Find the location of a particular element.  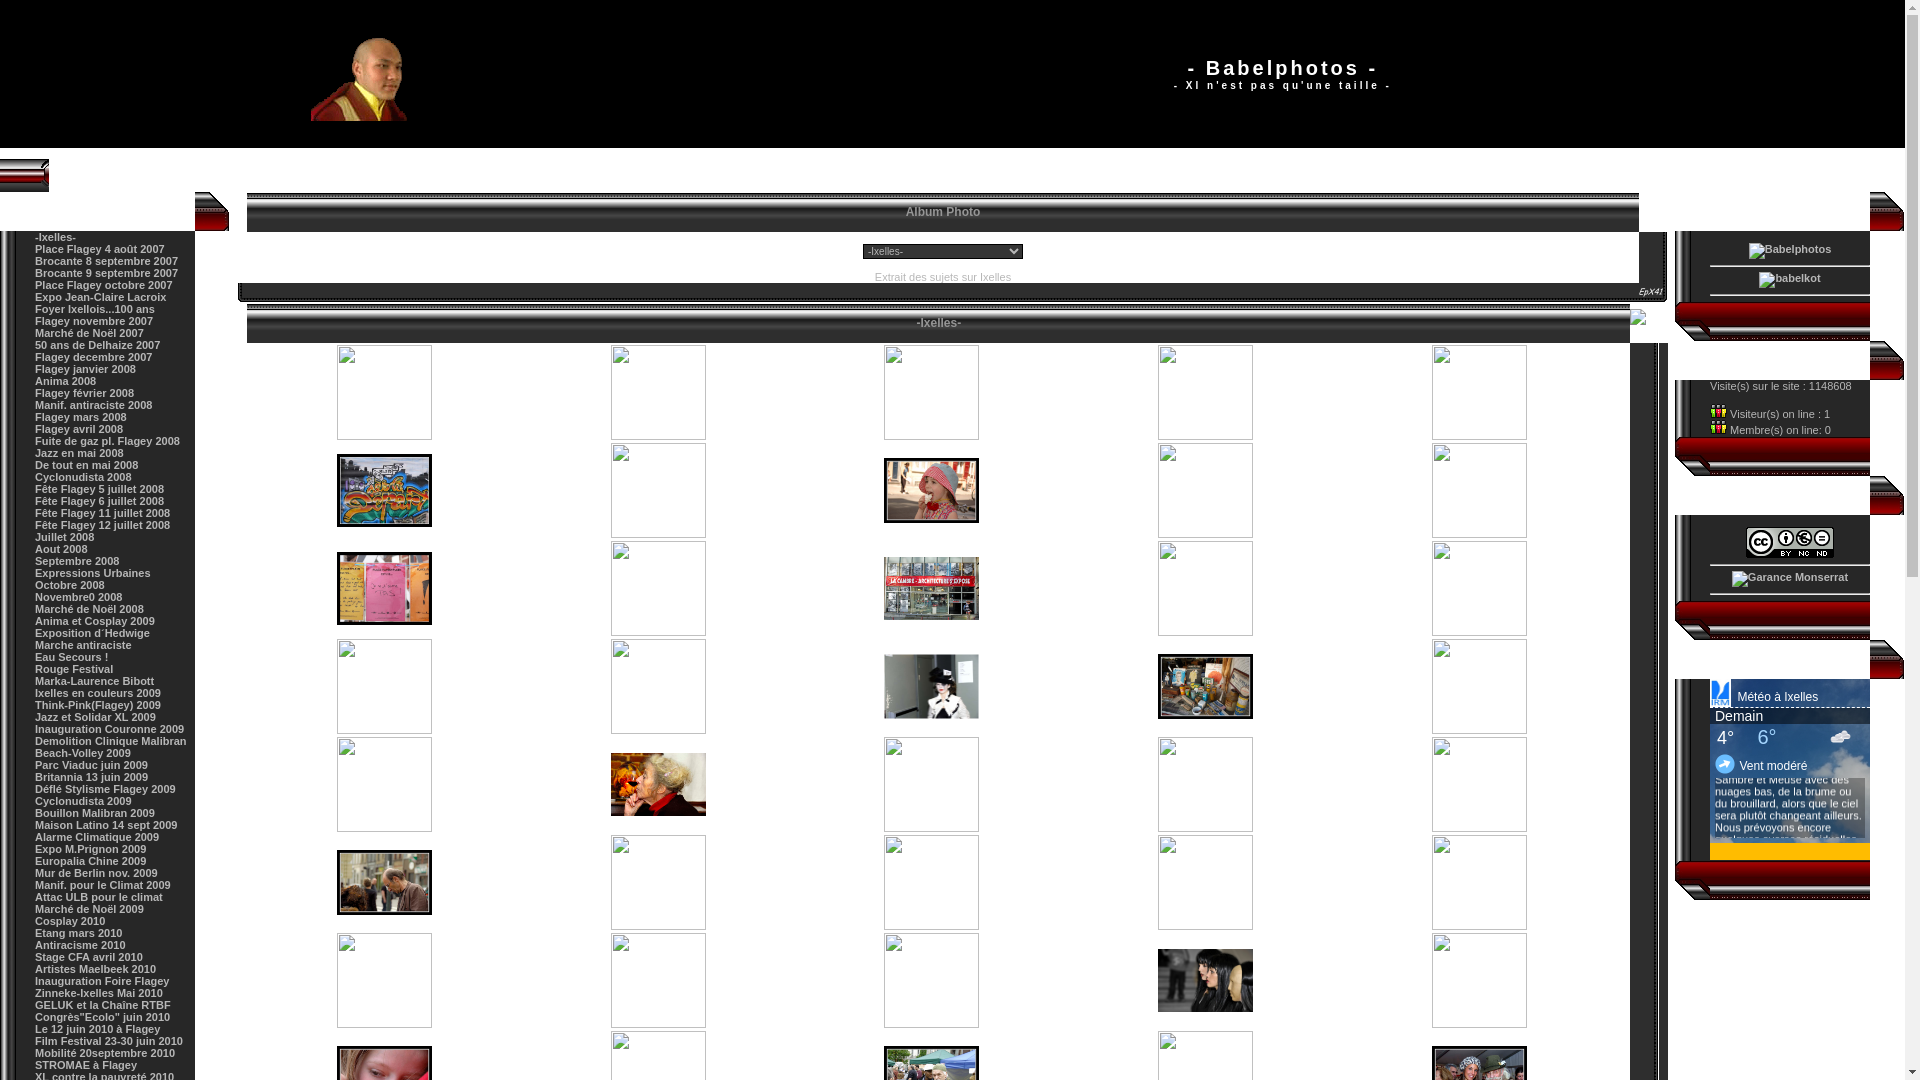

'Fermer' is located at coordinates (1648, 322).